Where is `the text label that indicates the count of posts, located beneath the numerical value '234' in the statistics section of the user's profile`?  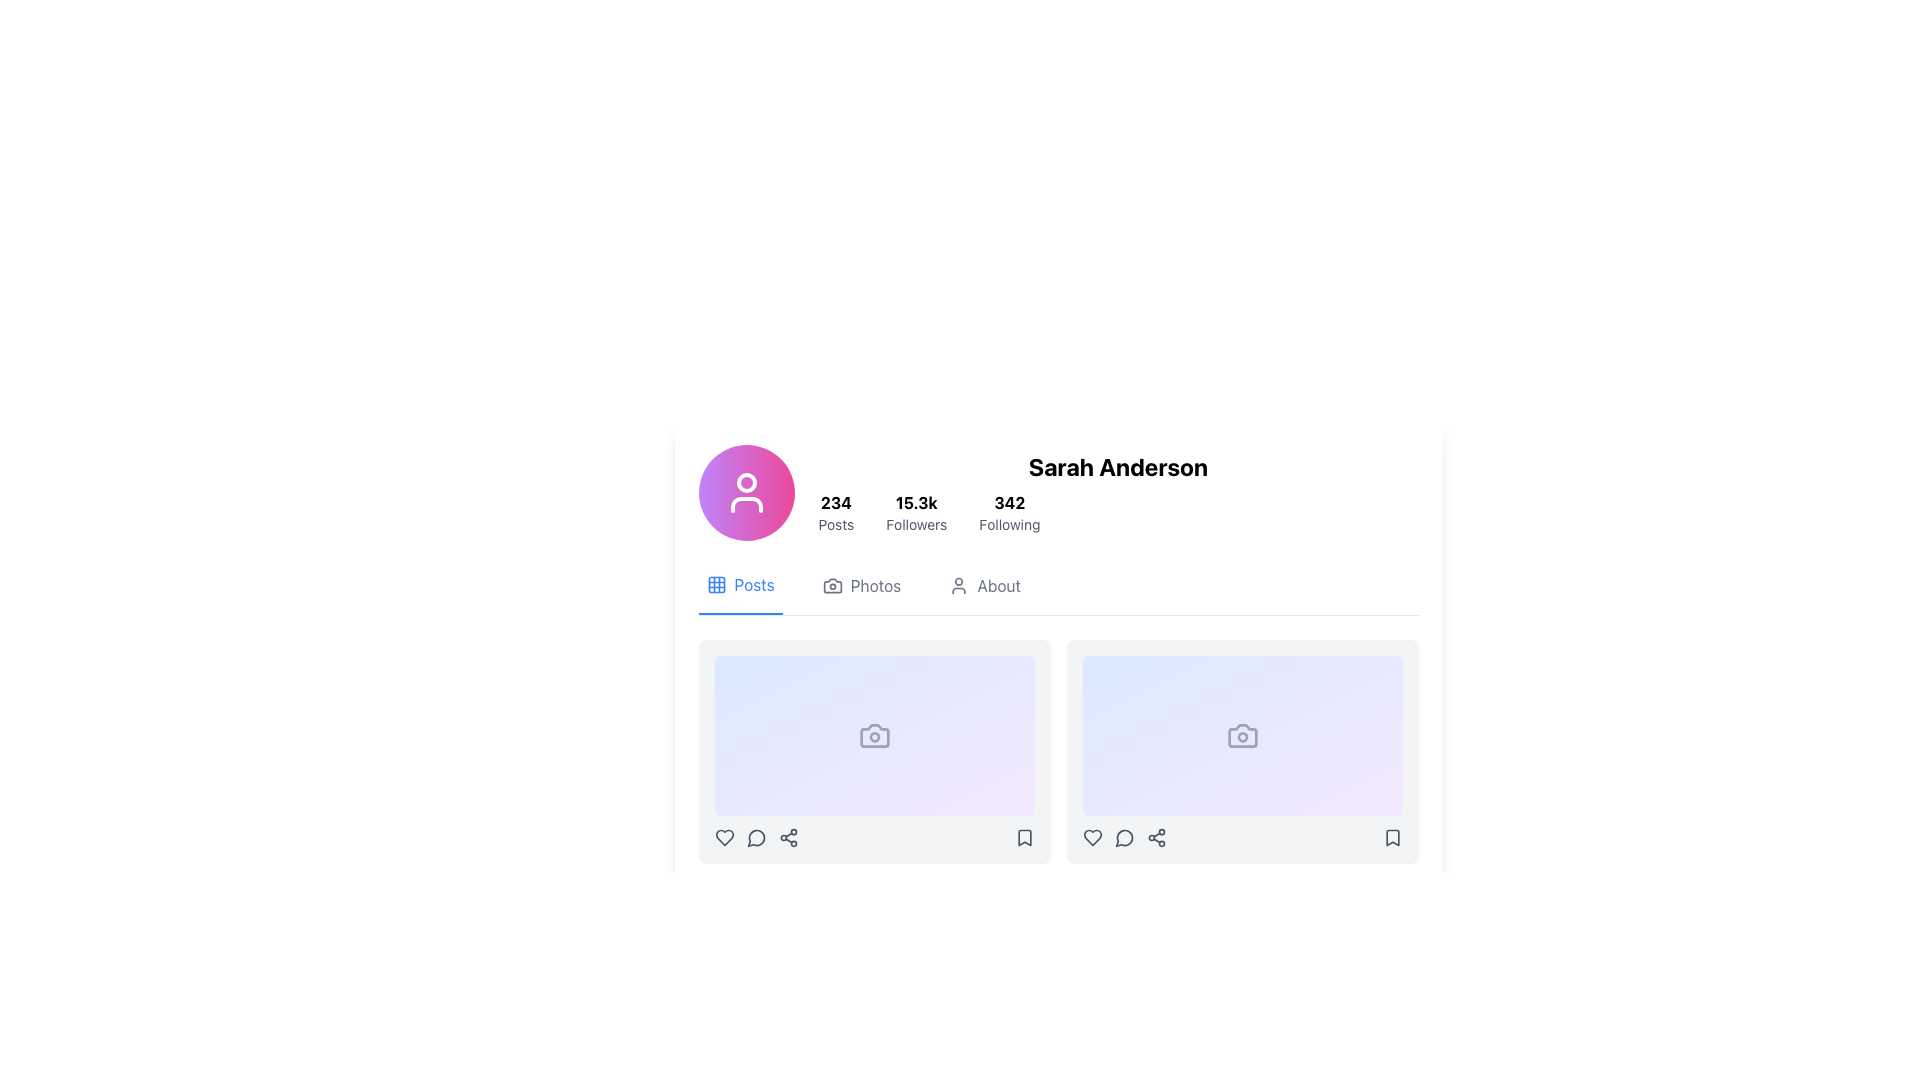 the text label that indicates the count of posts, located beneath the numerical value '234' in the statistics section of the user's profile is located at coordinates (836, 523).